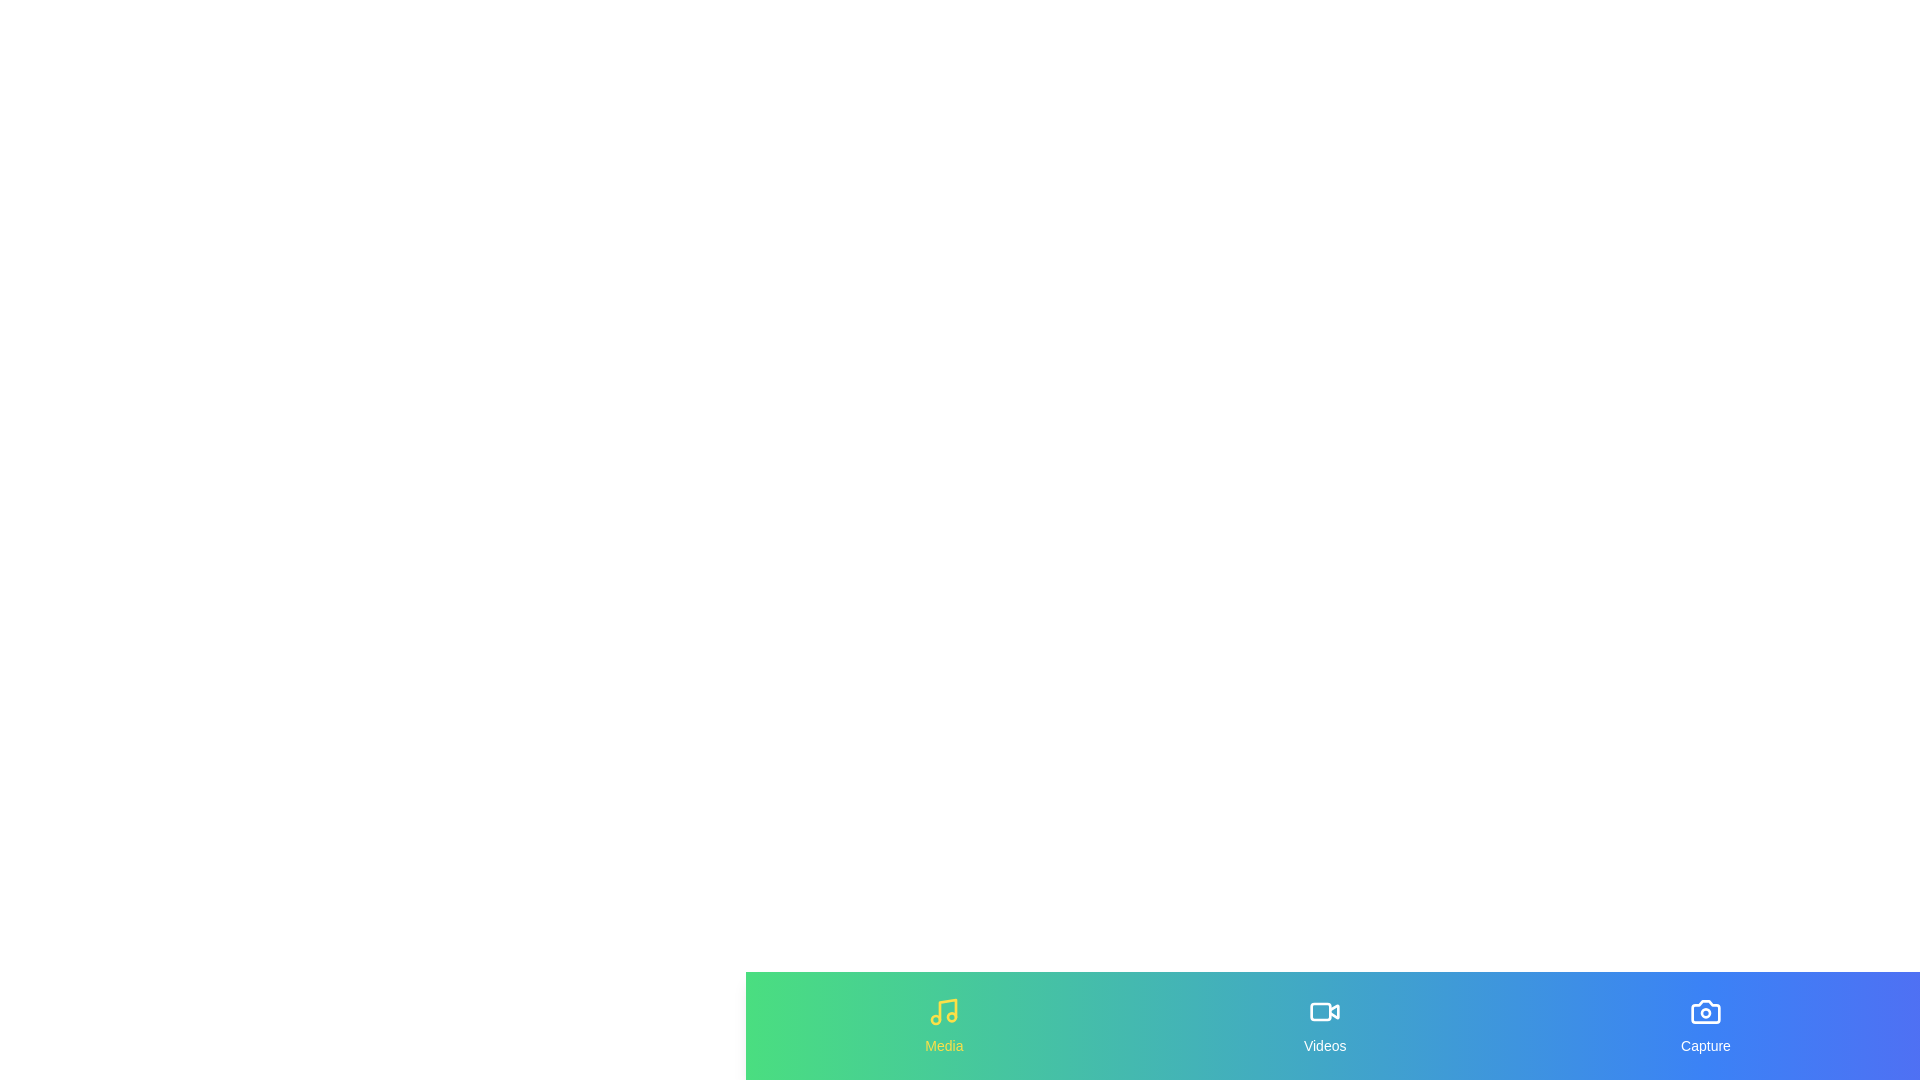 The width and height of the screenshot is (1920, 1080). Describe the element at coordinates (1704, 1026) in the screenshot. I see `the tab Capture in the MultimediaBottomNavigation component` at that location.